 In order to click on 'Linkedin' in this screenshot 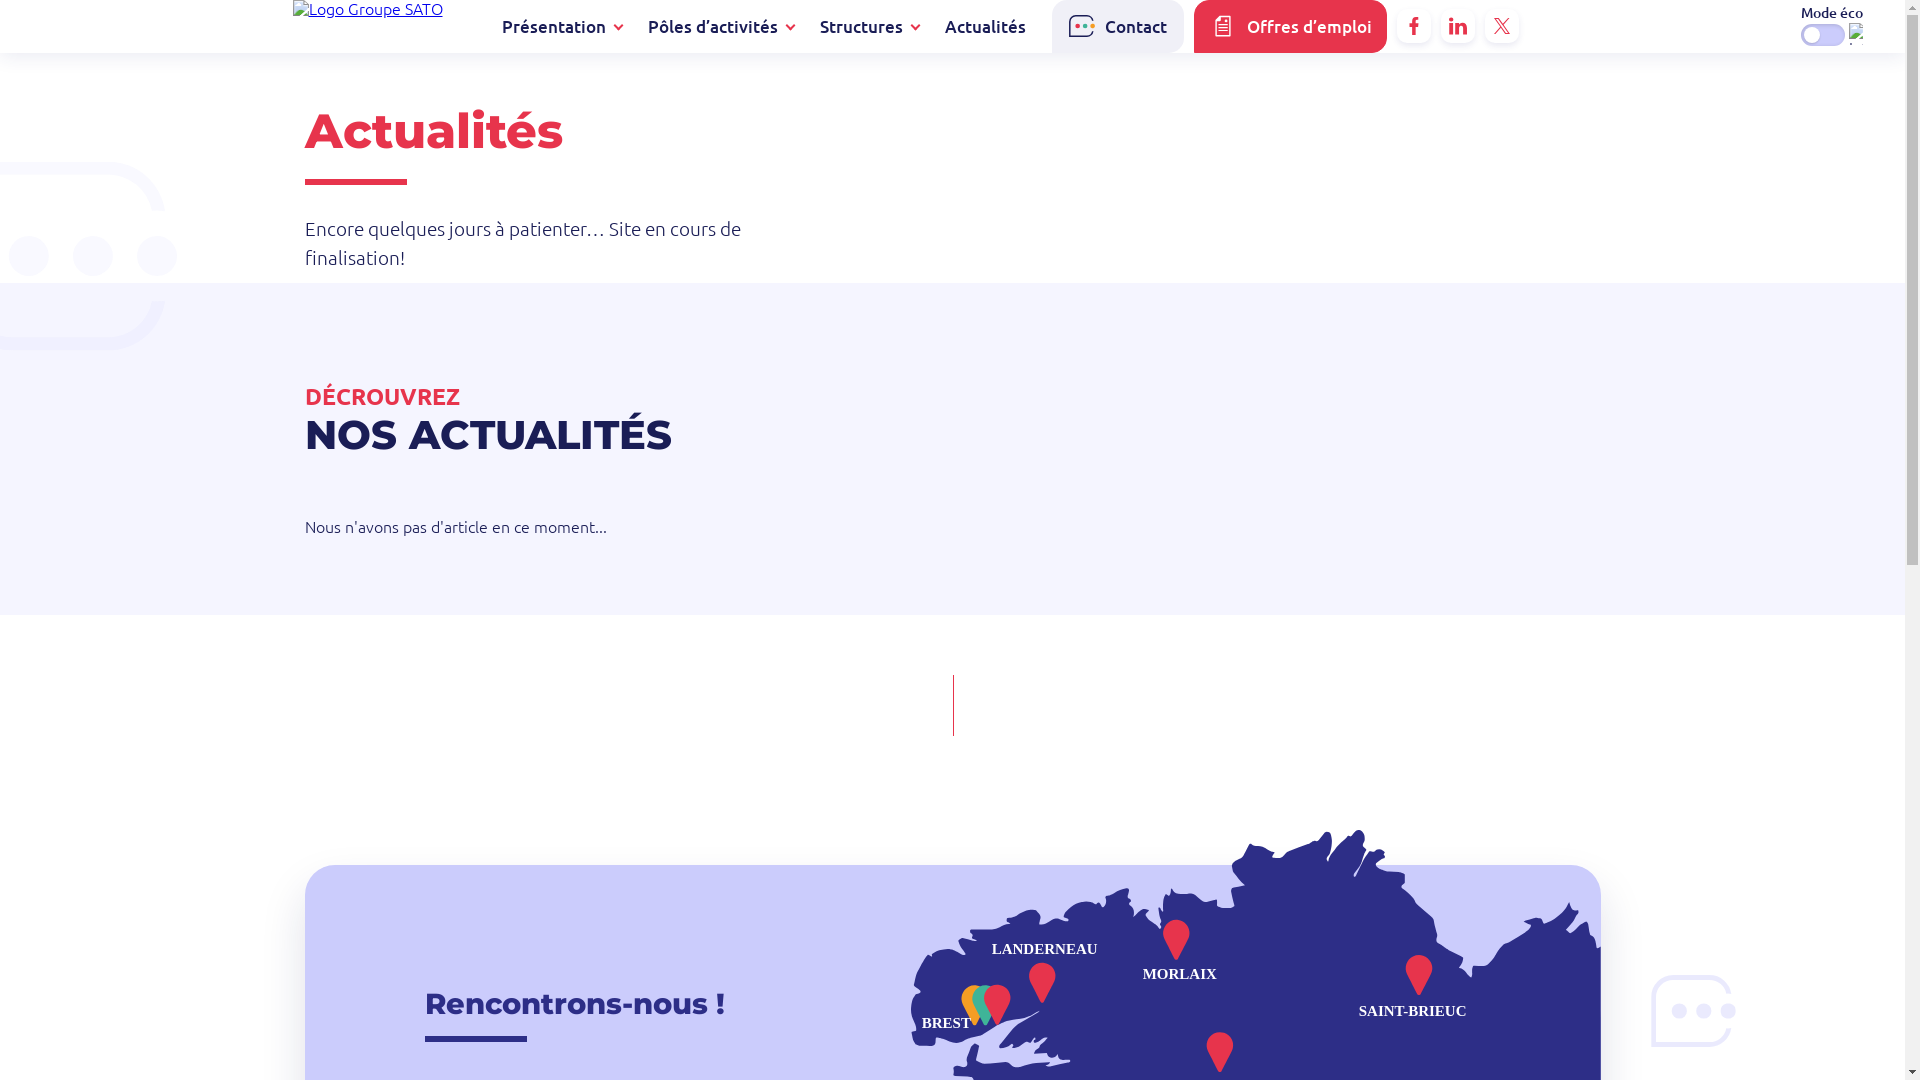, I will do `click(1458, 26)`.